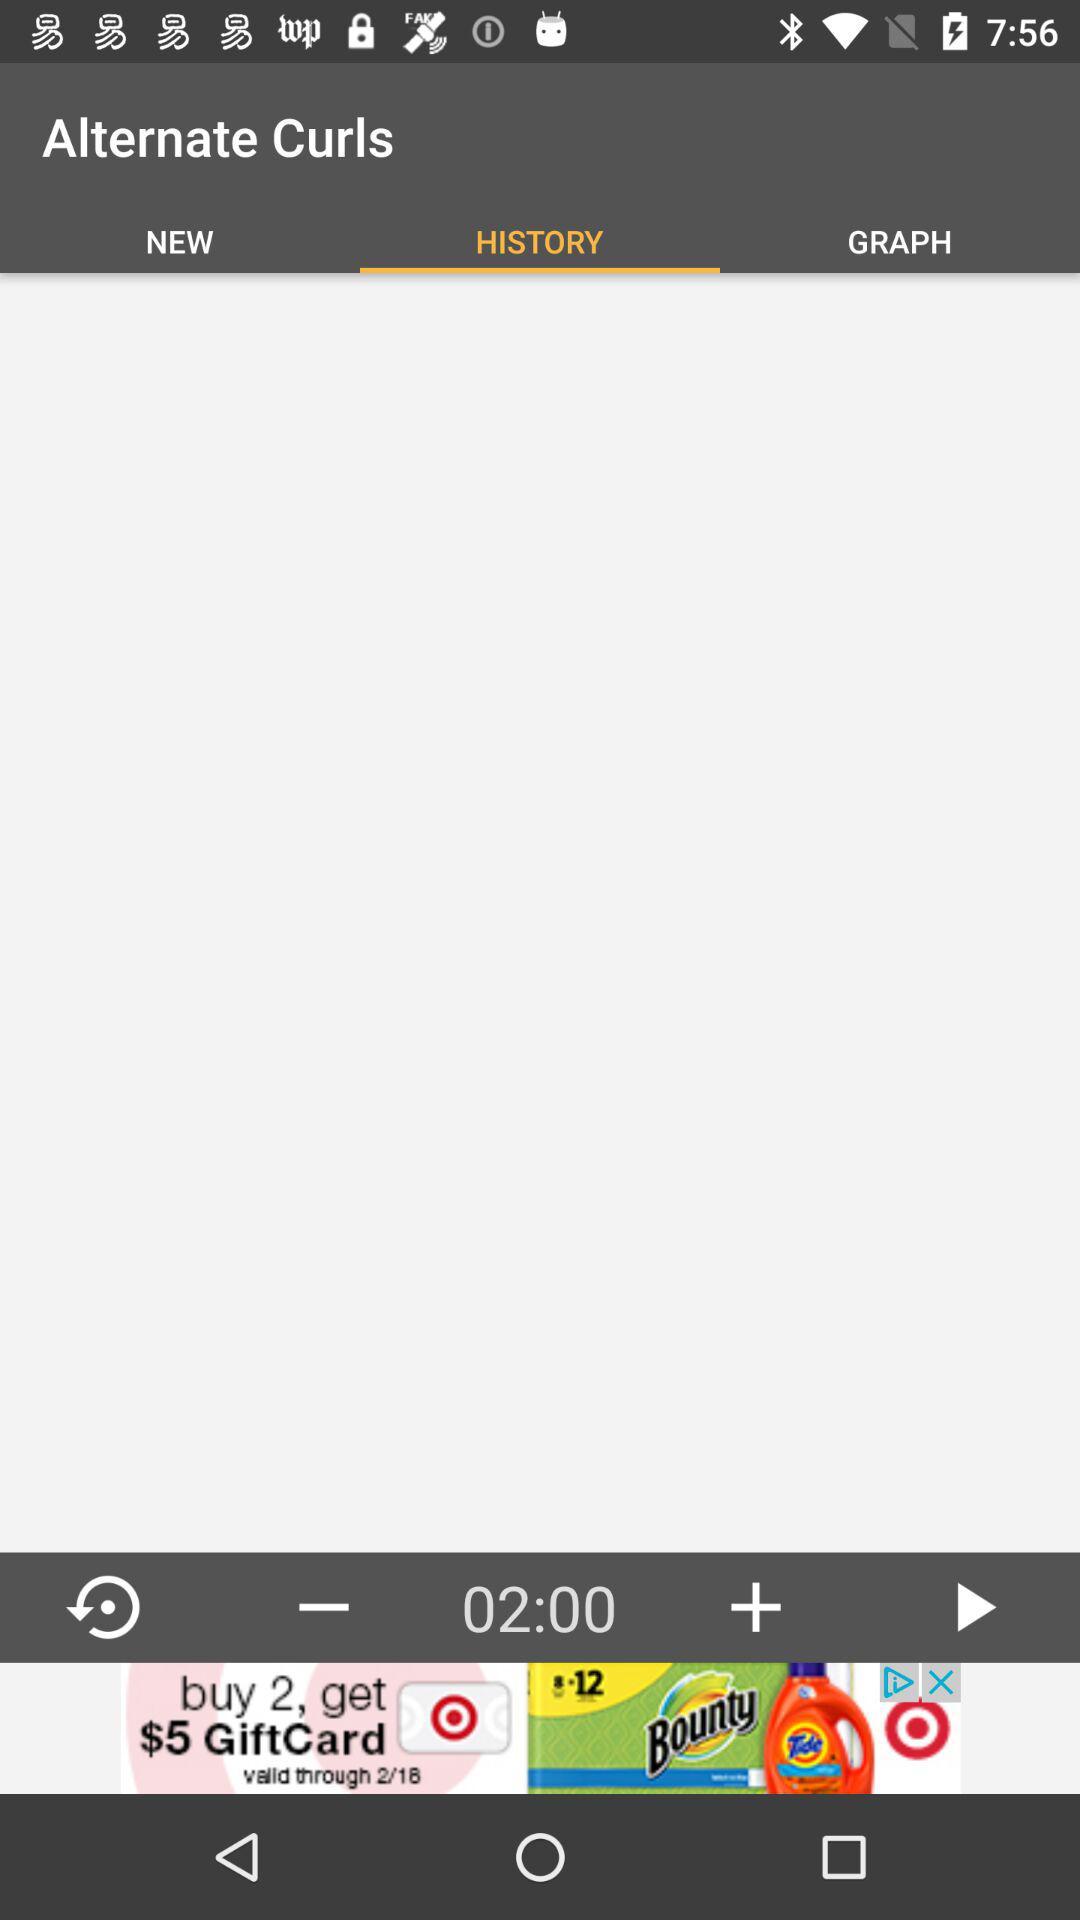  Describe the element at coordinates (540, 1727) in the screenshot. I see `advertisement` at that location.